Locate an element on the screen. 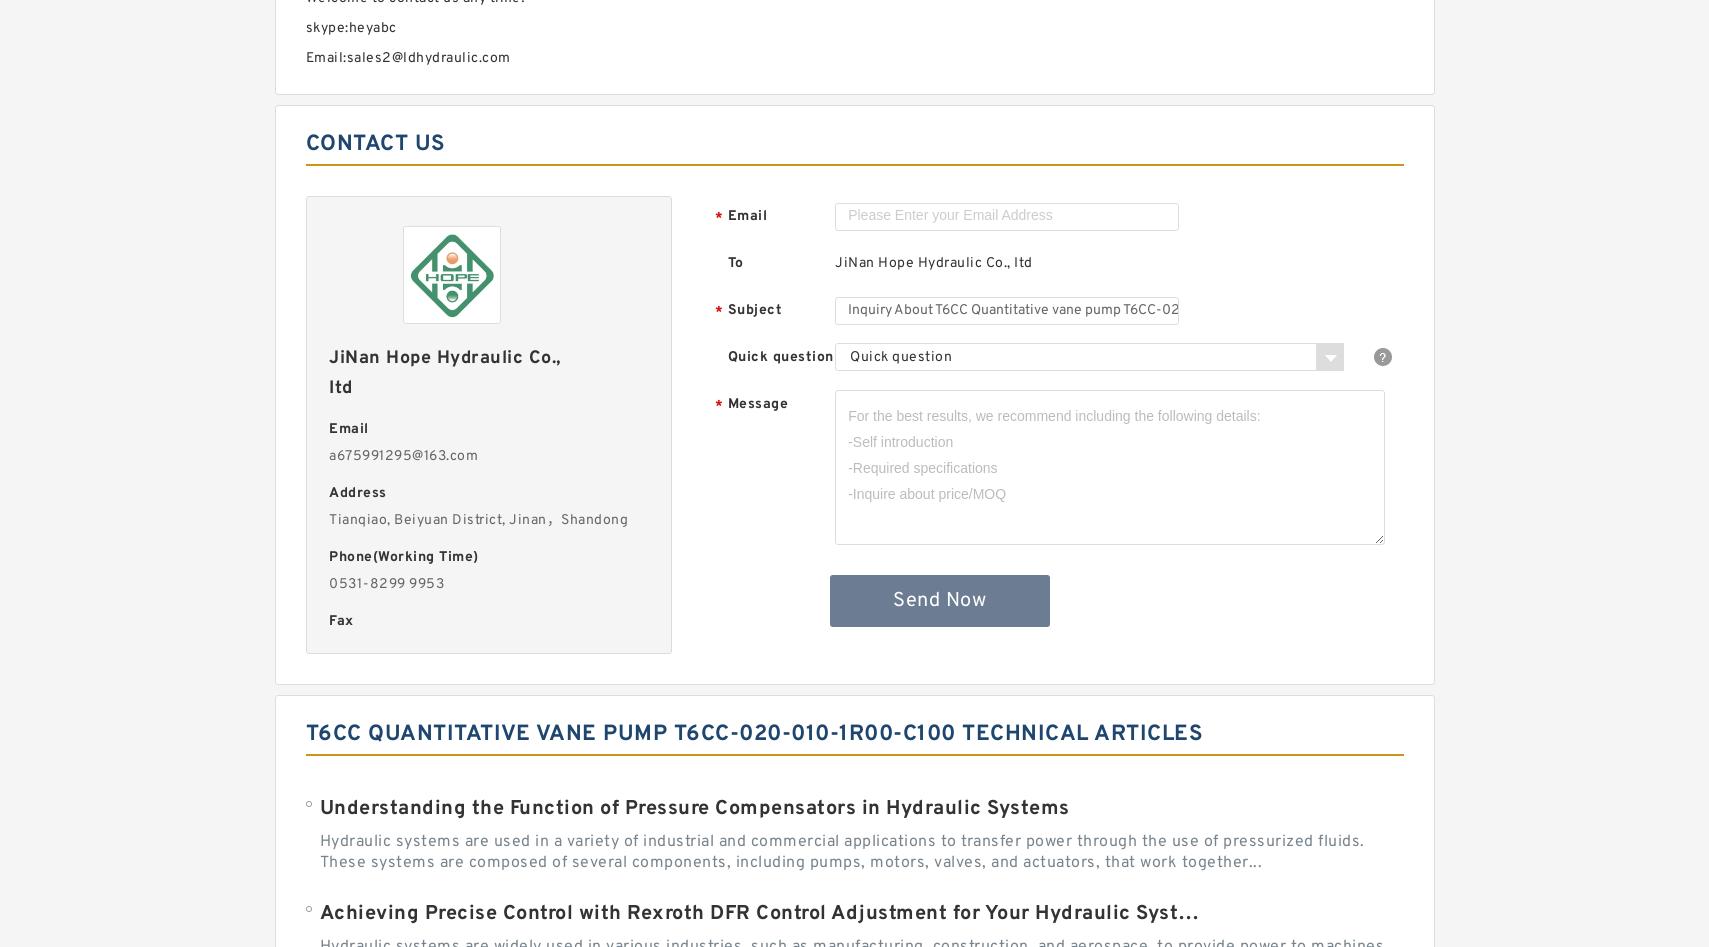  'Fax' is located at coordinates (339, 621).